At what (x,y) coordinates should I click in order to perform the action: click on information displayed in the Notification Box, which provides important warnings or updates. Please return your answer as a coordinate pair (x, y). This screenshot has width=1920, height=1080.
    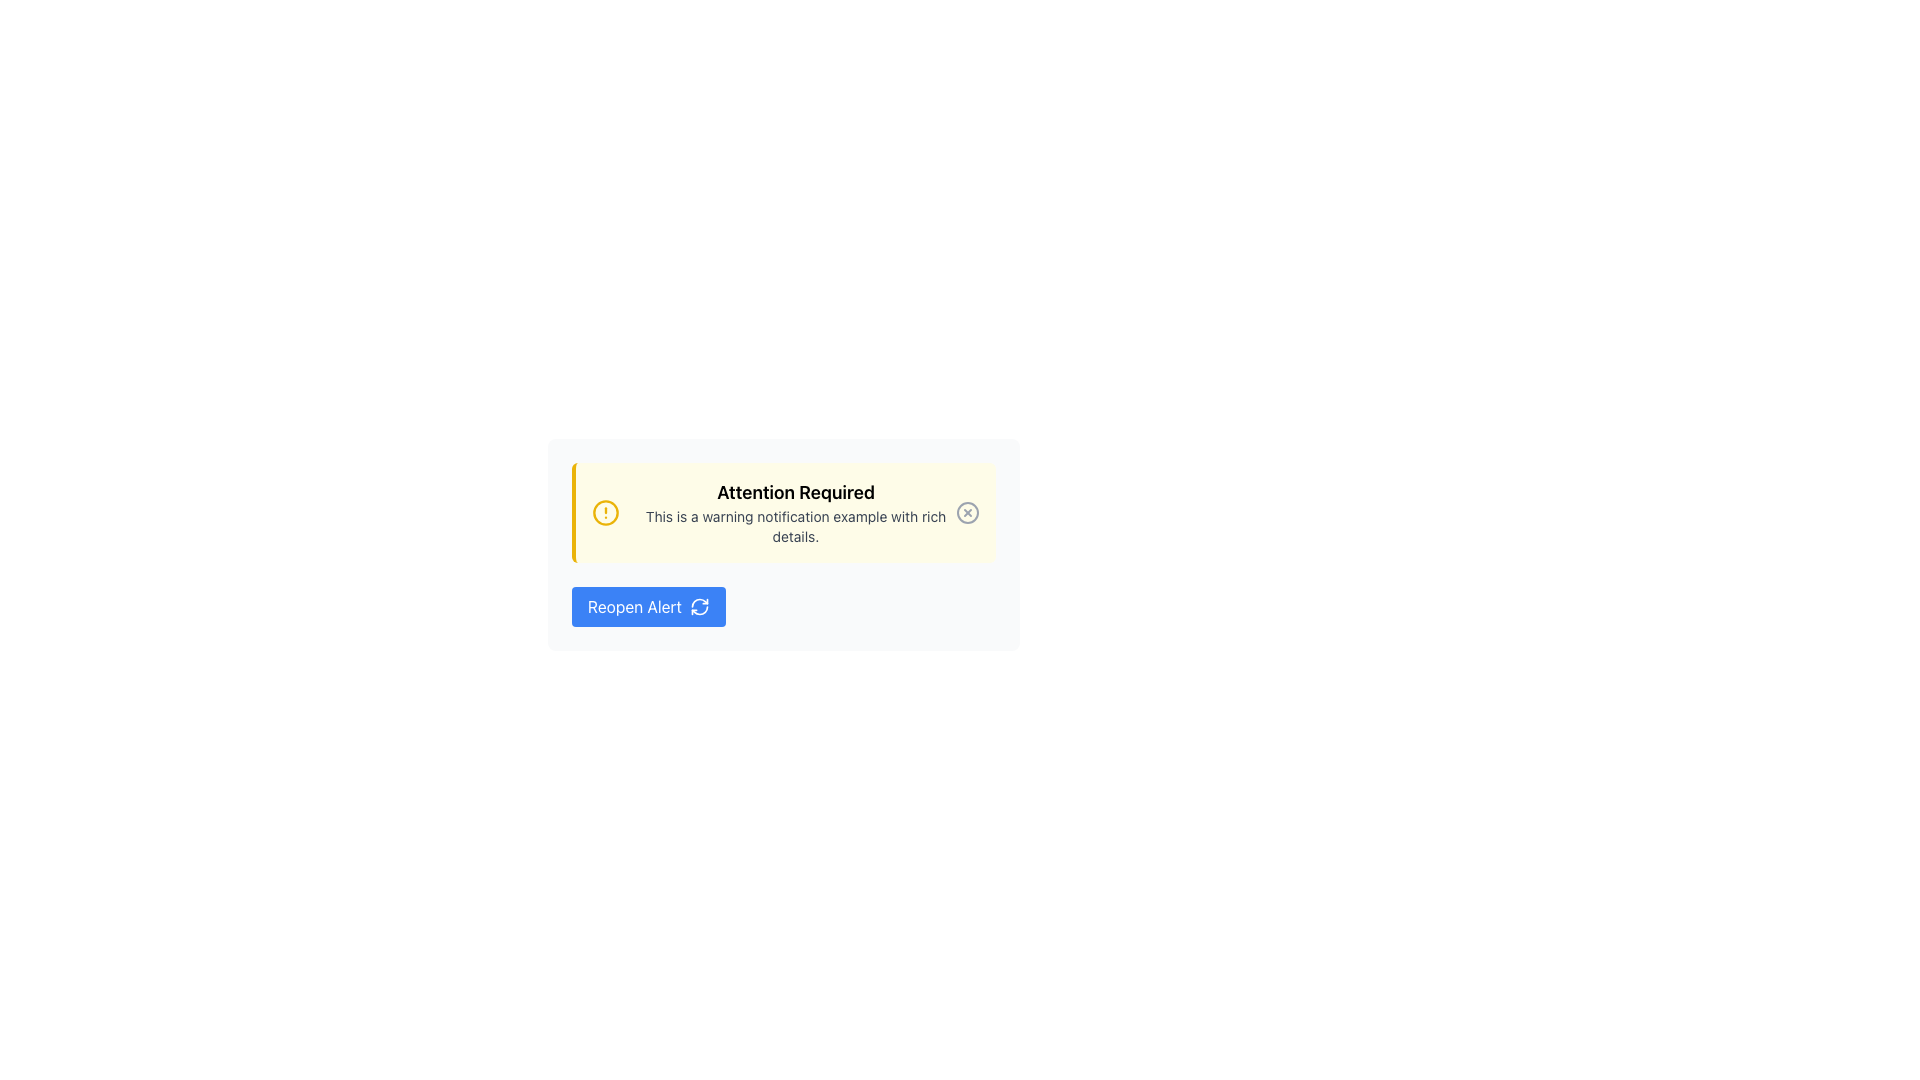
    Looking at the image, I should click on (782, 512).